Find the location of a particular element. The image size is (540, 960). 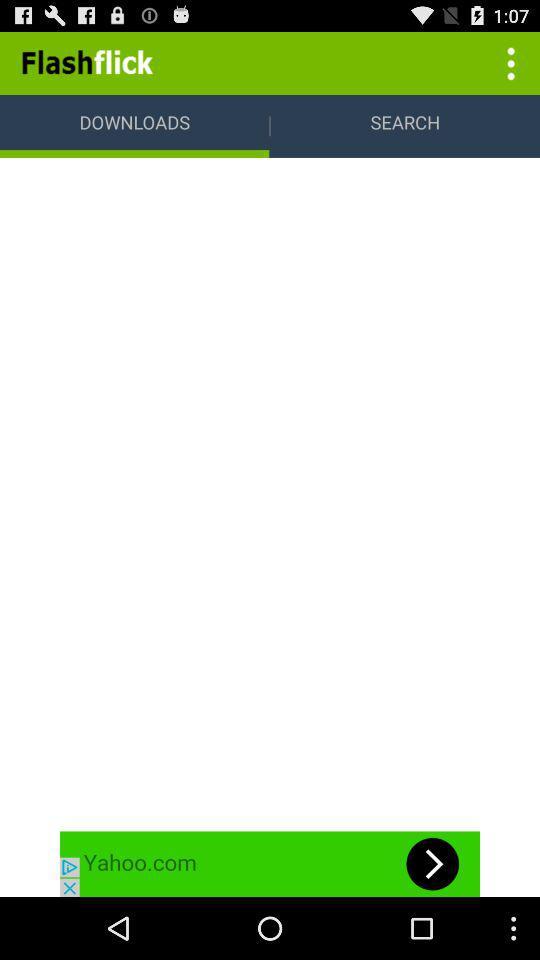

visit sponsor advertisement is located at coordinates (270, 863).